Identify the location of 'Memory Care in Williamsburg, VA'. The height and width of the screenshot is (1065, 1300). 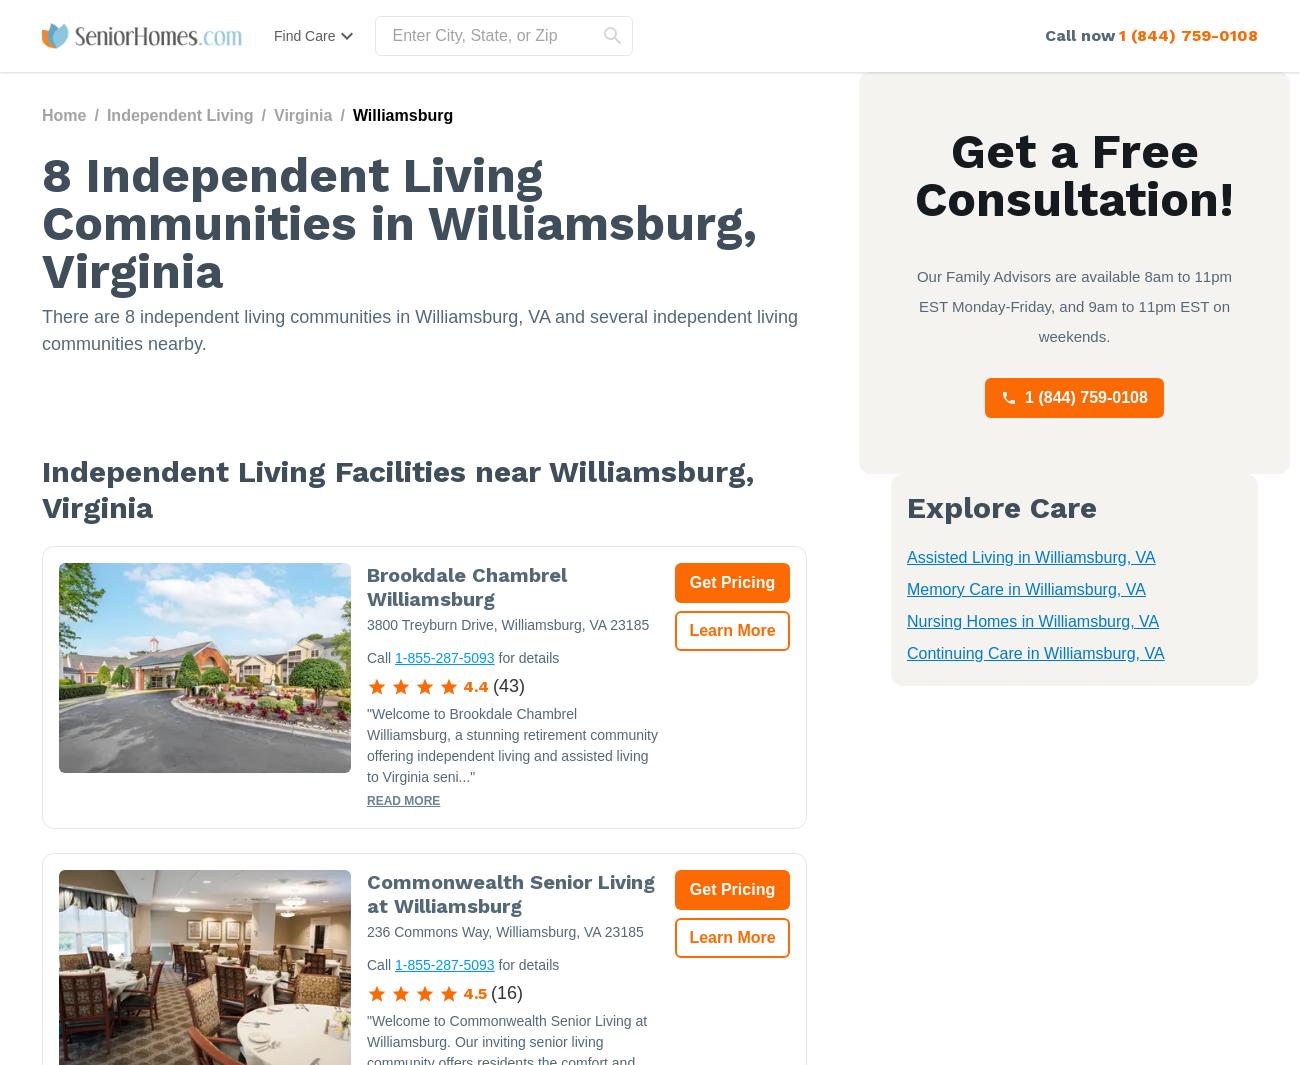
(1024, 589).